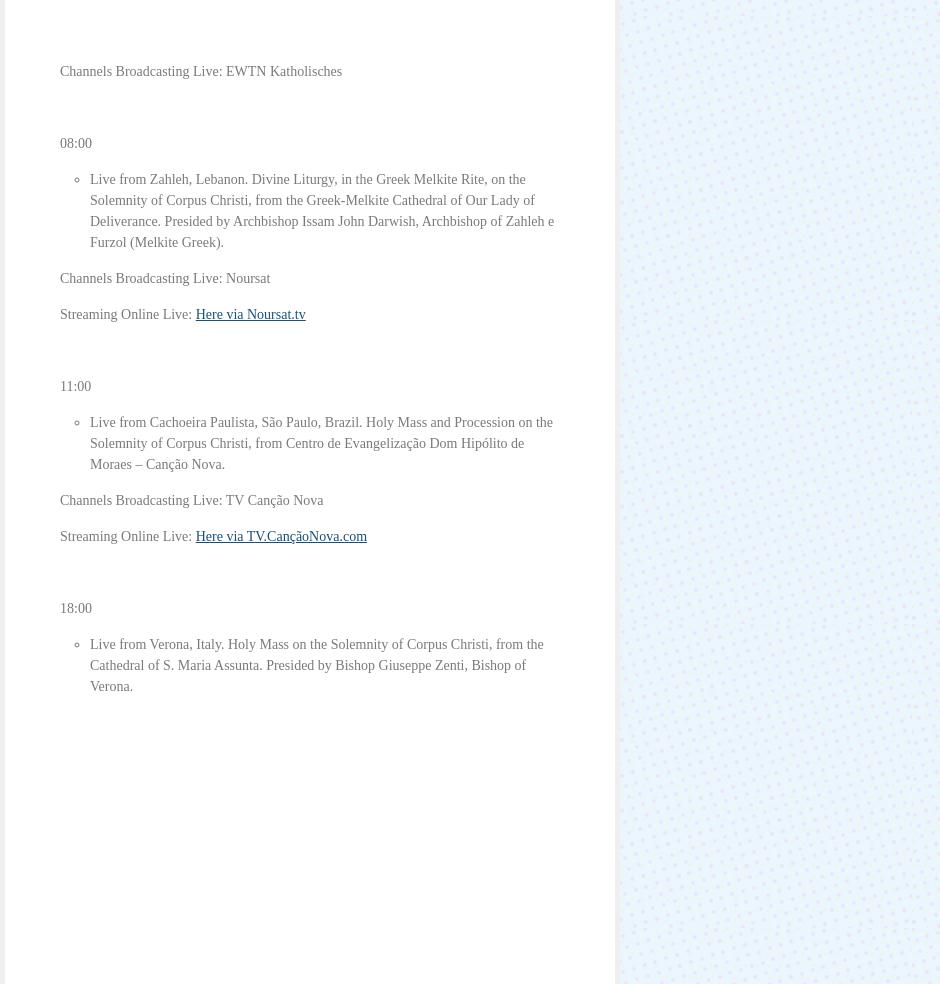 Image resolution: width=940 pixels, height=984 pixels. What do you see at coordinates (322, 210) in the screenshot?
I see `'Live from Zahleh, Lebanon. Divine Liturgy, in the Greek Melkite Rite, on the Solemnity of Corpus Christi, from the Greek-Melkite Cathedral of Our Lady of Deliverance. Presided by Archbishop Issam John Darwish, Archbishop of Zahleh e Furzol (Melkite Greek).'` at bounding box center [322, 210].